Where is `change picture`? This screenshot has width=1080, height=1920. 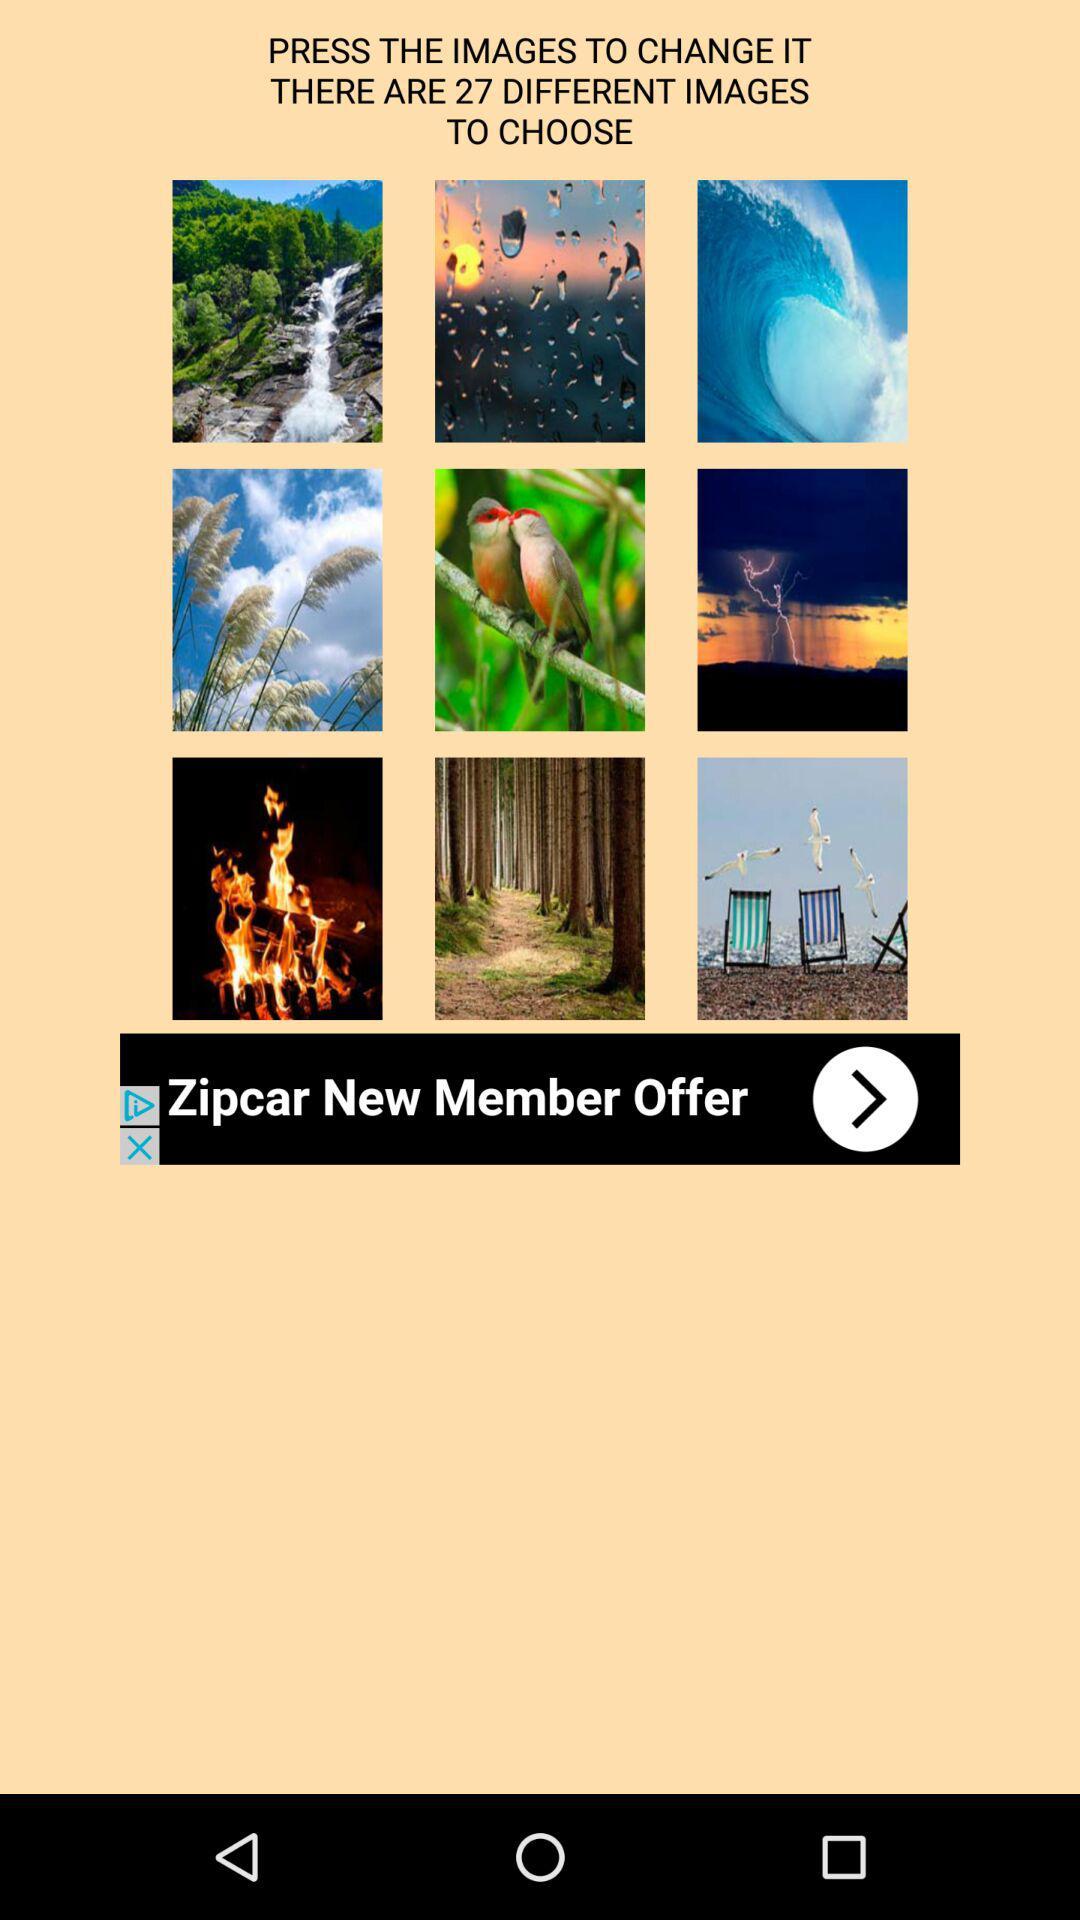 change picture is located at coordinates (540, 599).